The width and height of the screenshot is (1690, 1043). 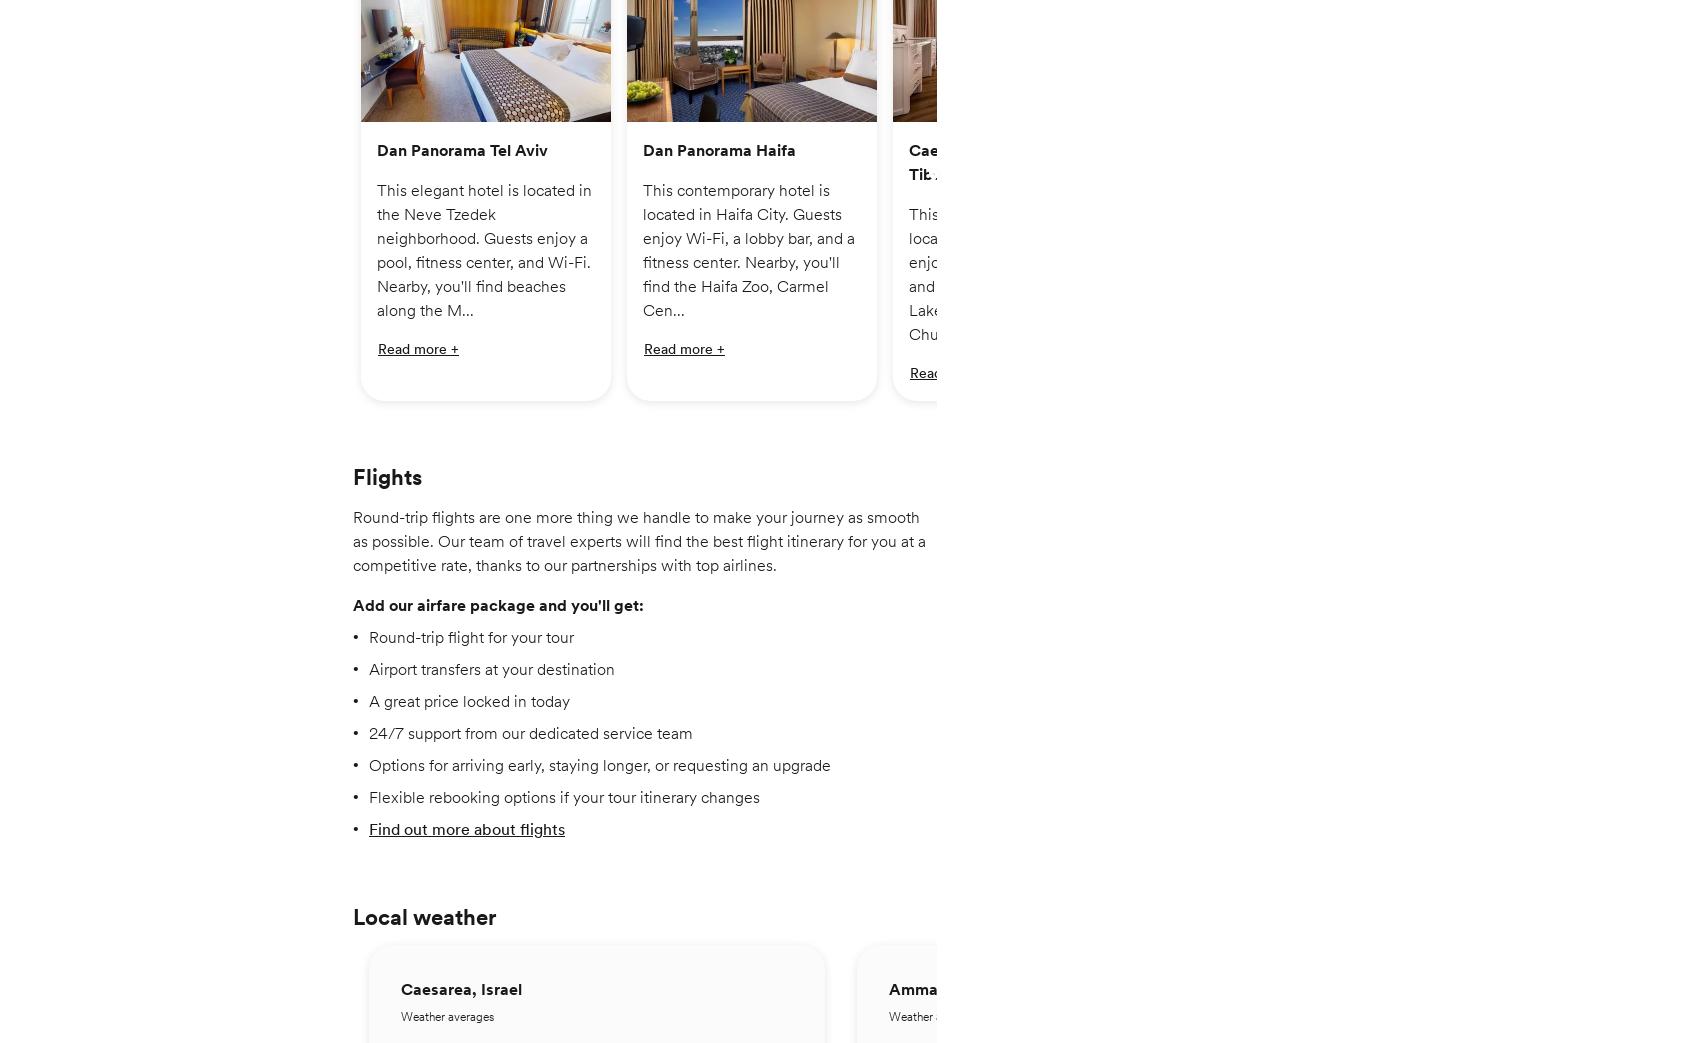 What do you see at coordinates (386, 487) in the screenshot?
I see `'Flights'` at bounding box center [386, 487].